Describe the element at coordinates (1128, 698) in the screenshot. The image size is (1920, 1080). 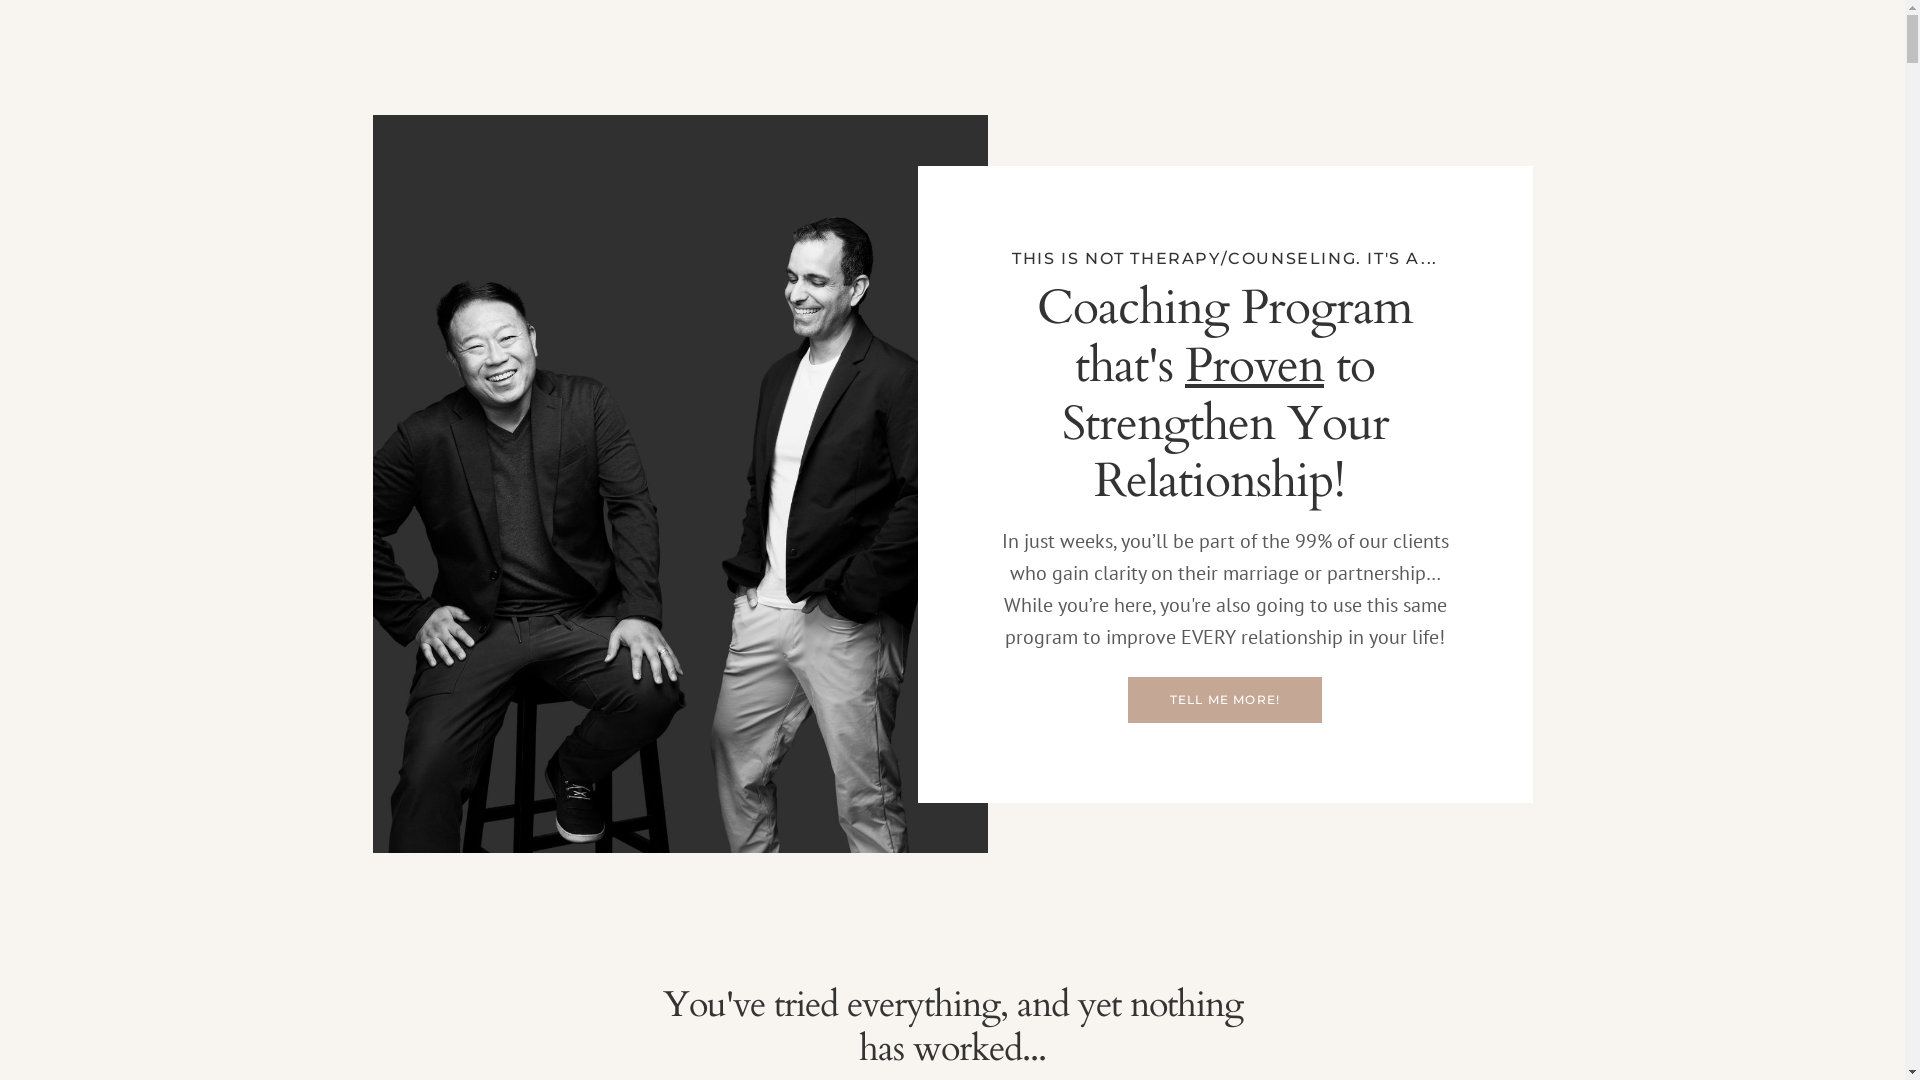
I see `'TELL ME MORE!'` at that location.